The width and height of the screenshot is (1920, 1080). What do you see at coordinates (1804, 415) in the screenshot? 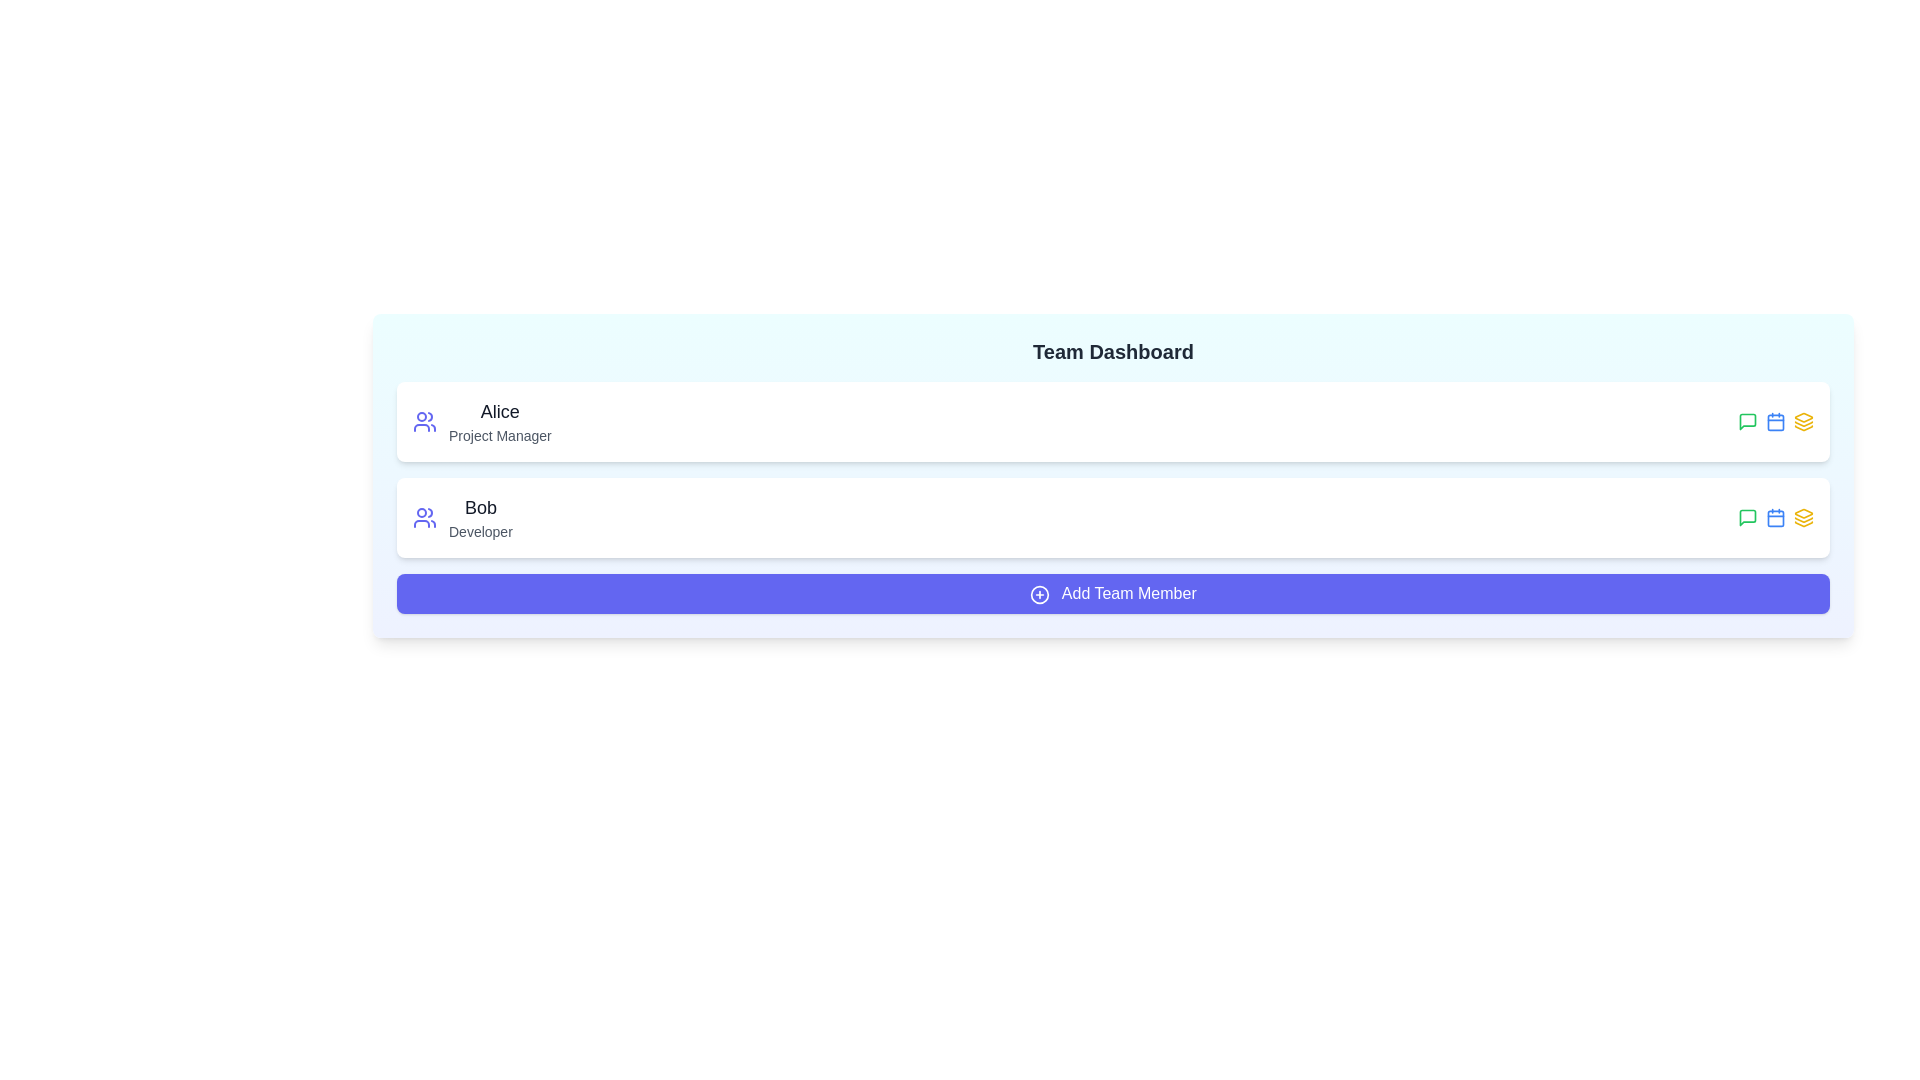
I see `the topmost triangular shape in the icon representing 'Details' or 'Layers' functionality, located on the right side of the second row aligned with user 'Bob'` at bounding box center [1804, 415].